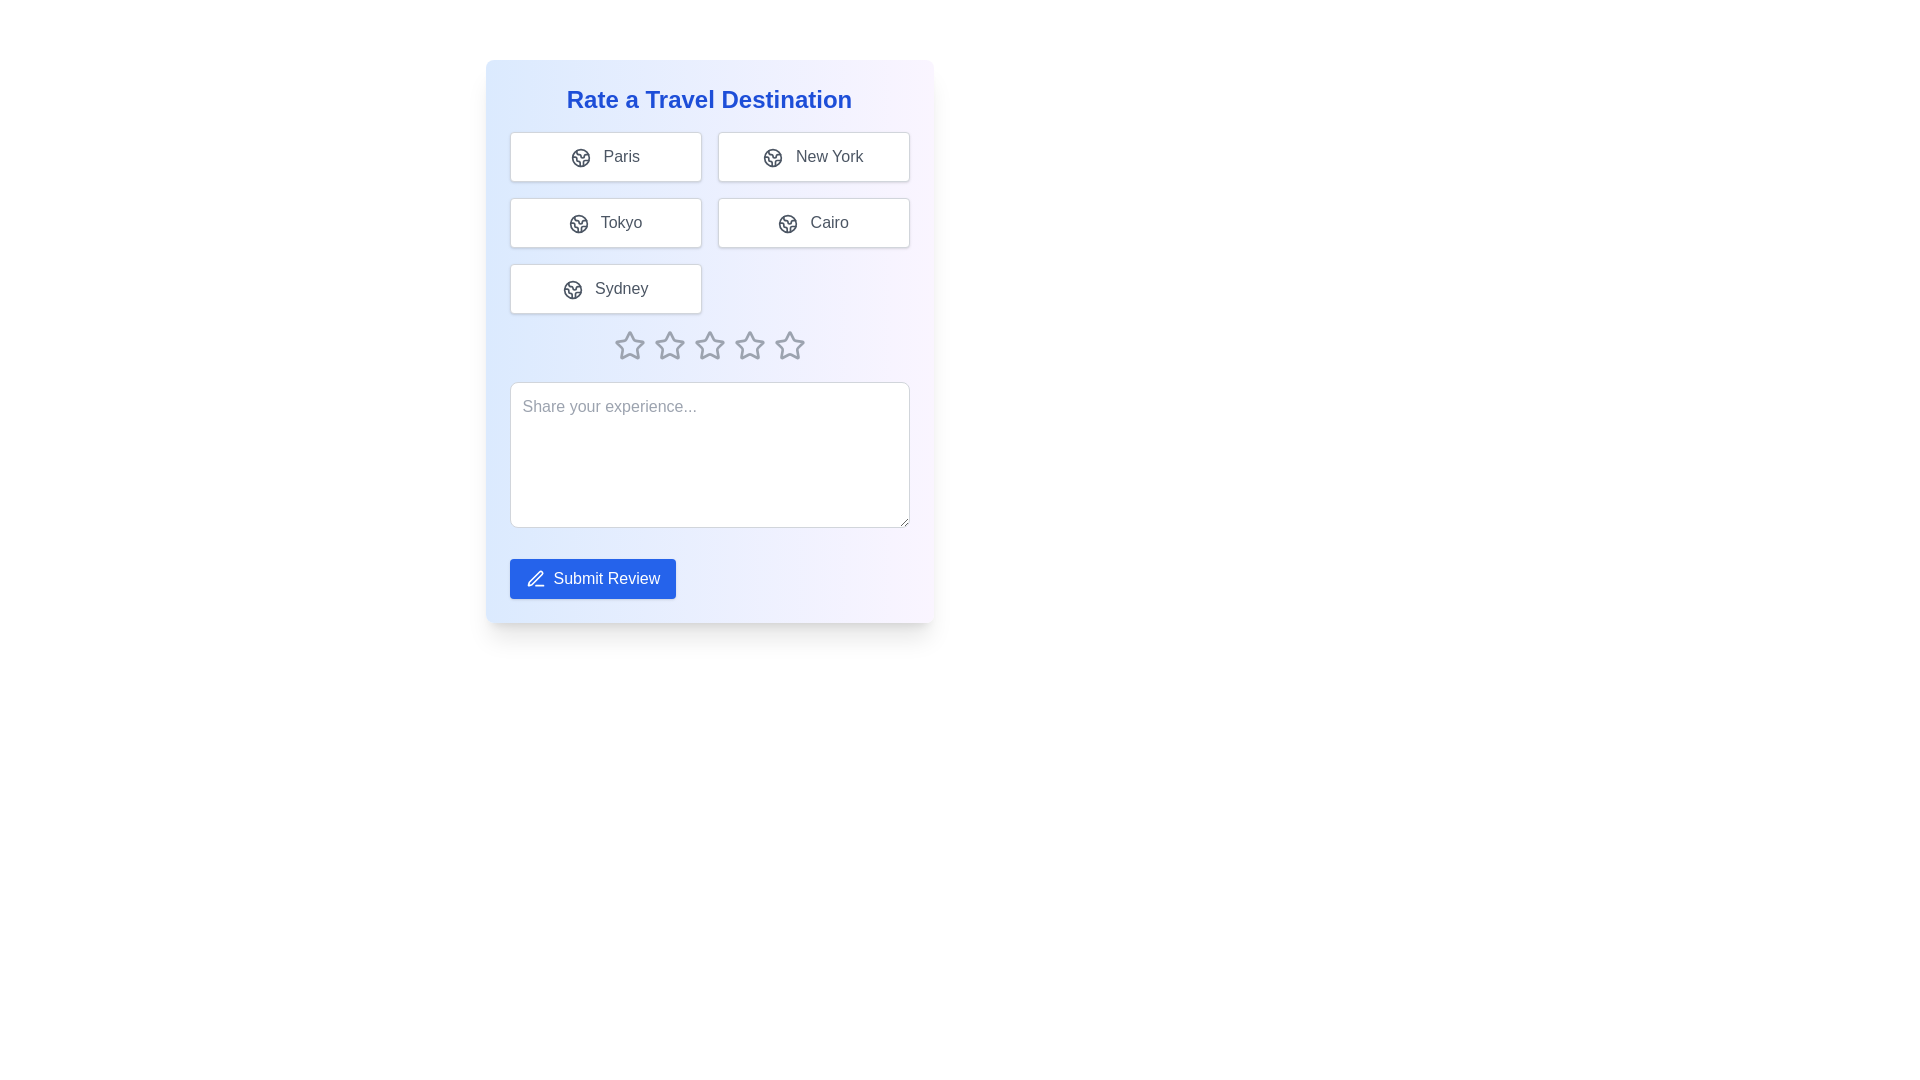 The image size is (1920, 1080). I want to click on the 'New York' button, which features an earth icon and is located in the top right corner of the travel destinations grid, so click(813, 156).